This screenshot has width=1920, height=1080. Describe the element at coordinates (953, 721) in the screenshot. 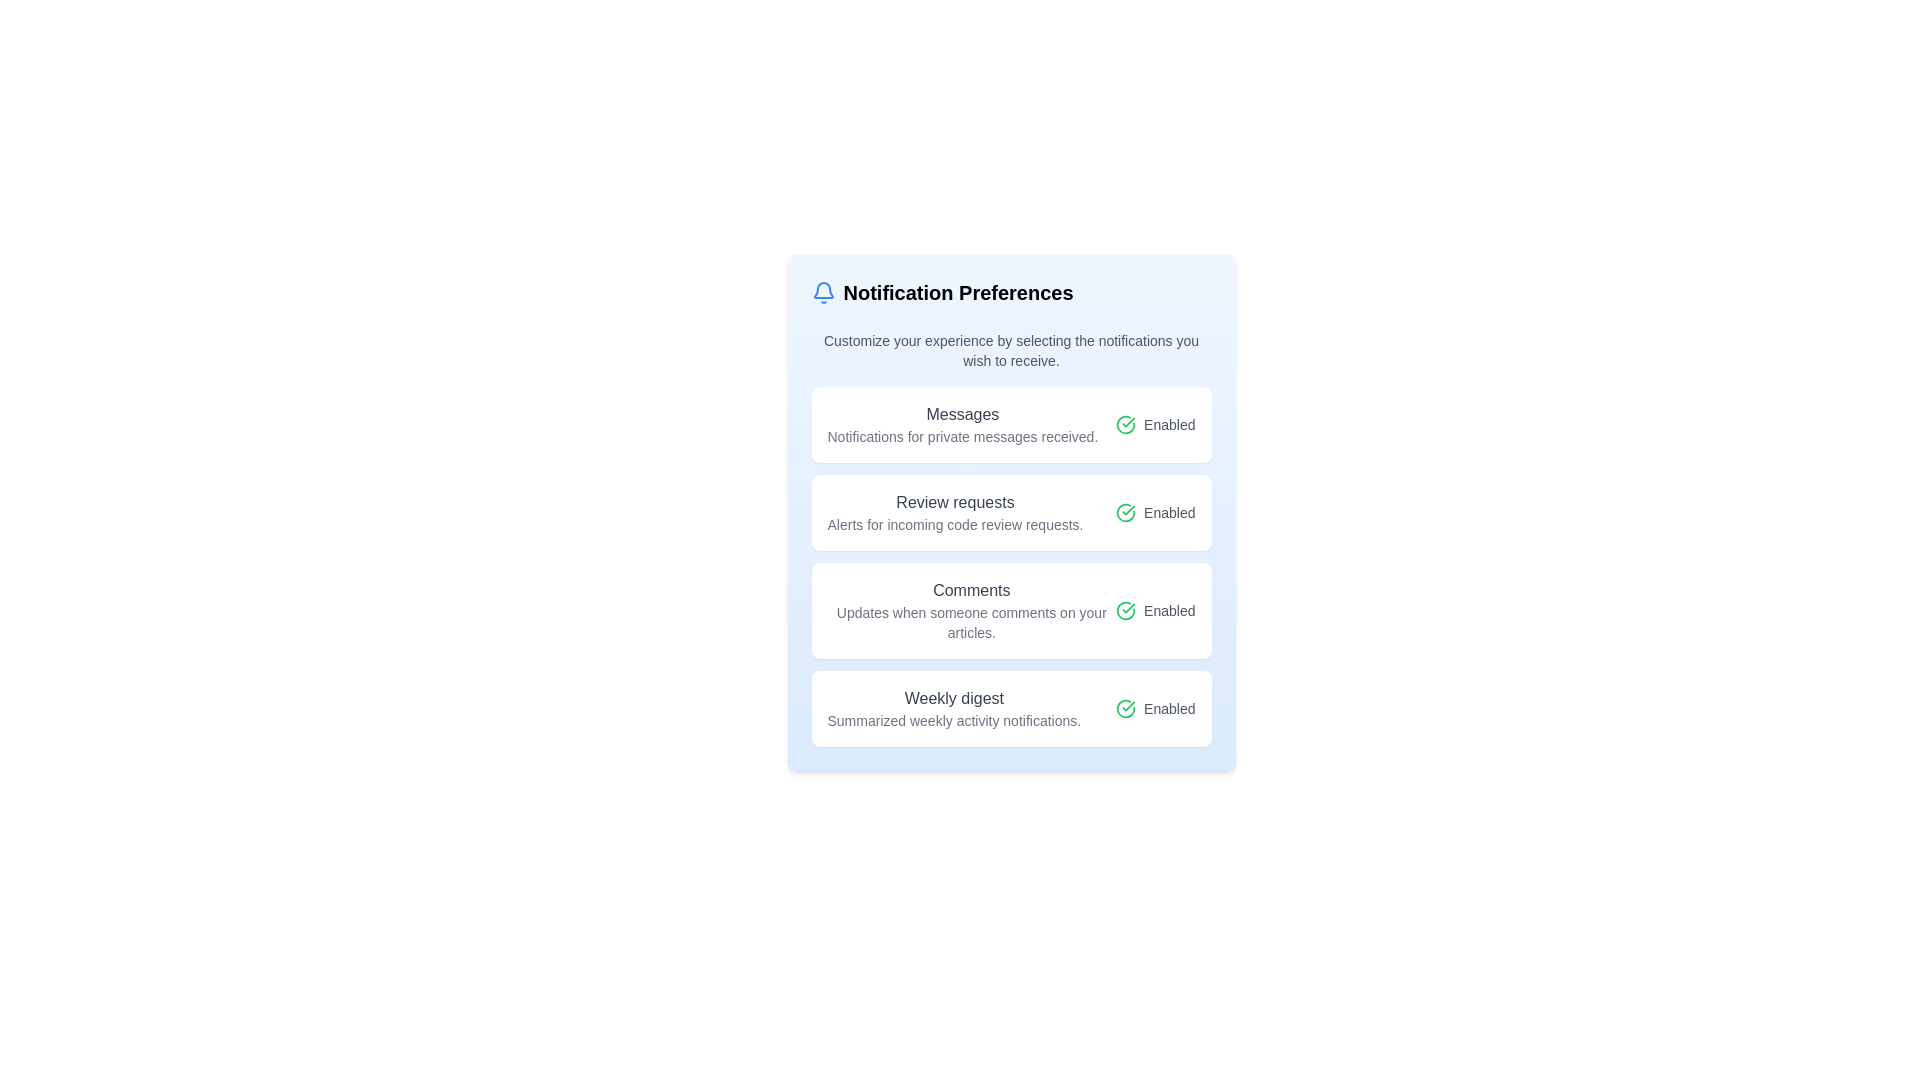

I see `the text caption styled in a smaller font size and gray color located below the 'Weekly digest' title` at that location.